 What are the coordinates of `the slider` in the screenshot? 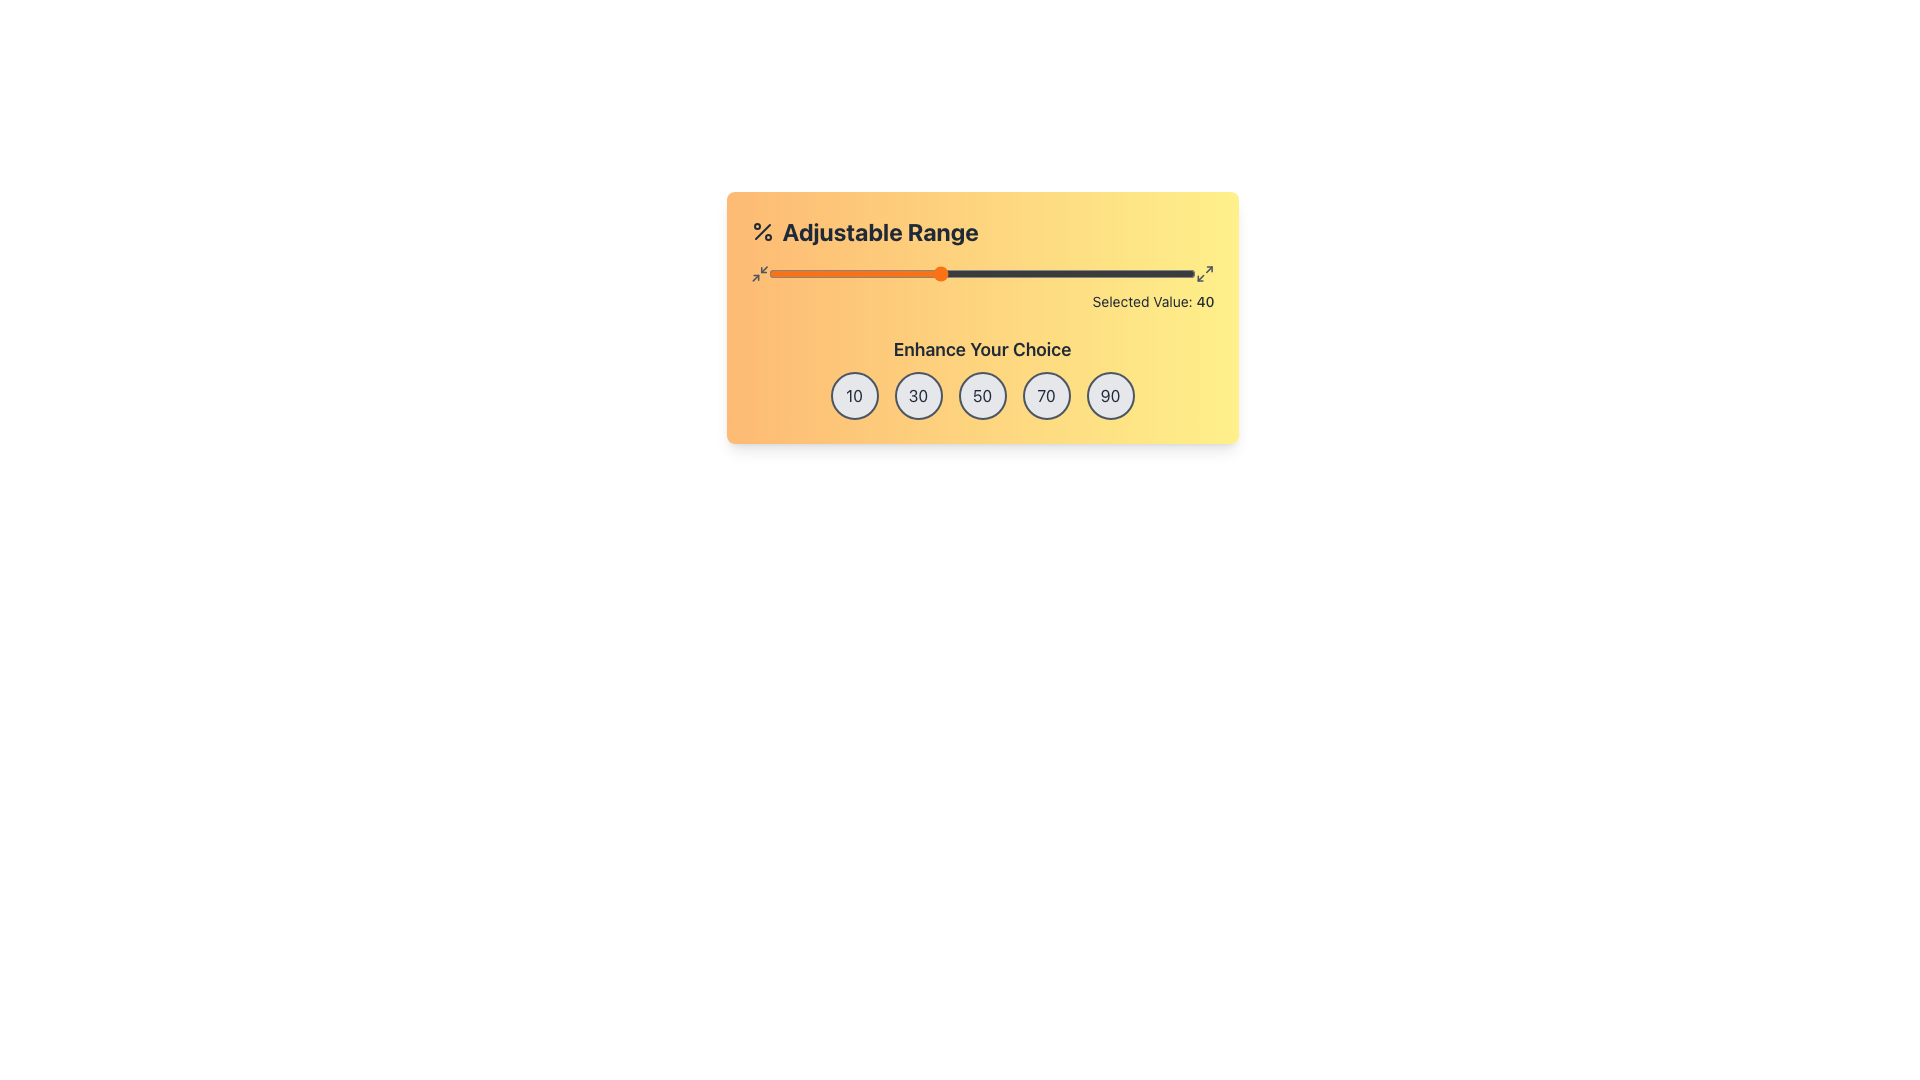 It's located at (930, 273).